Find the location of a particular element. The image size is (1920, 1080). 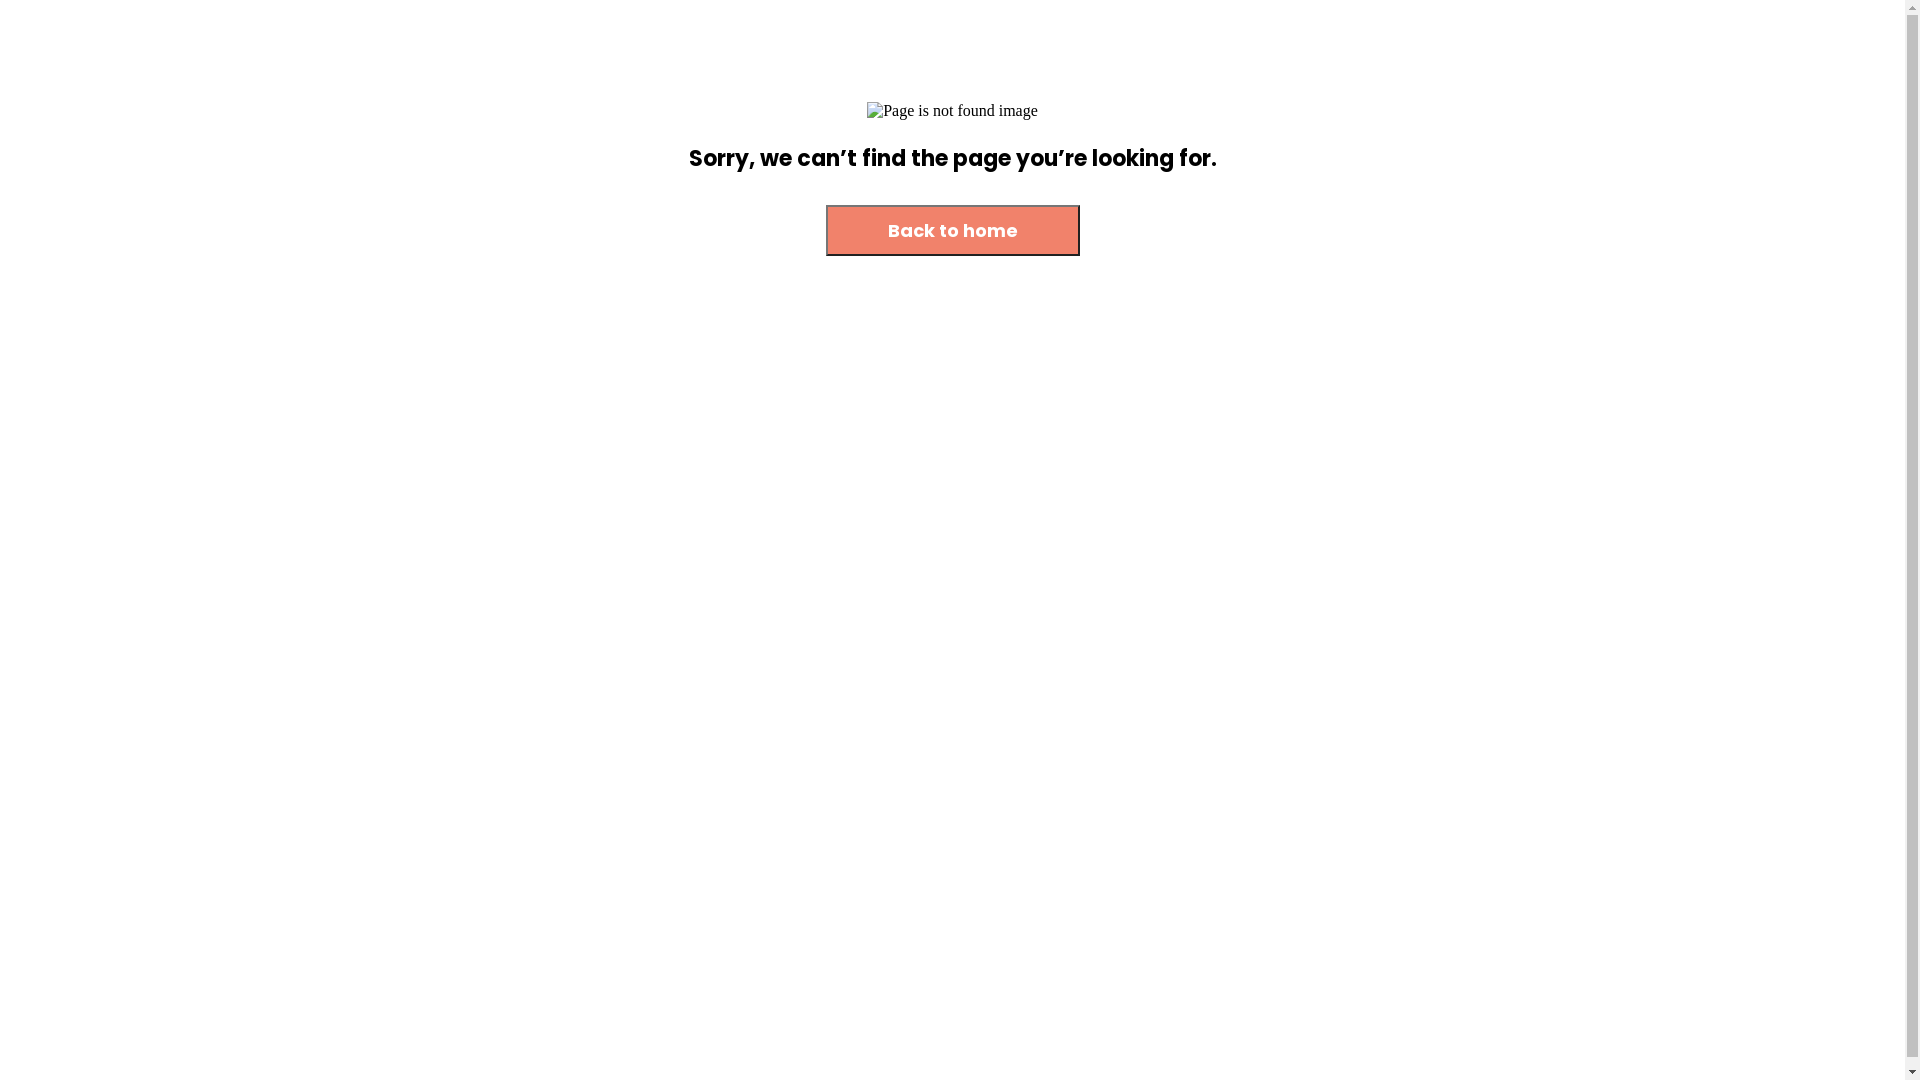

'Back to home' is located at coordinates (952, 229).